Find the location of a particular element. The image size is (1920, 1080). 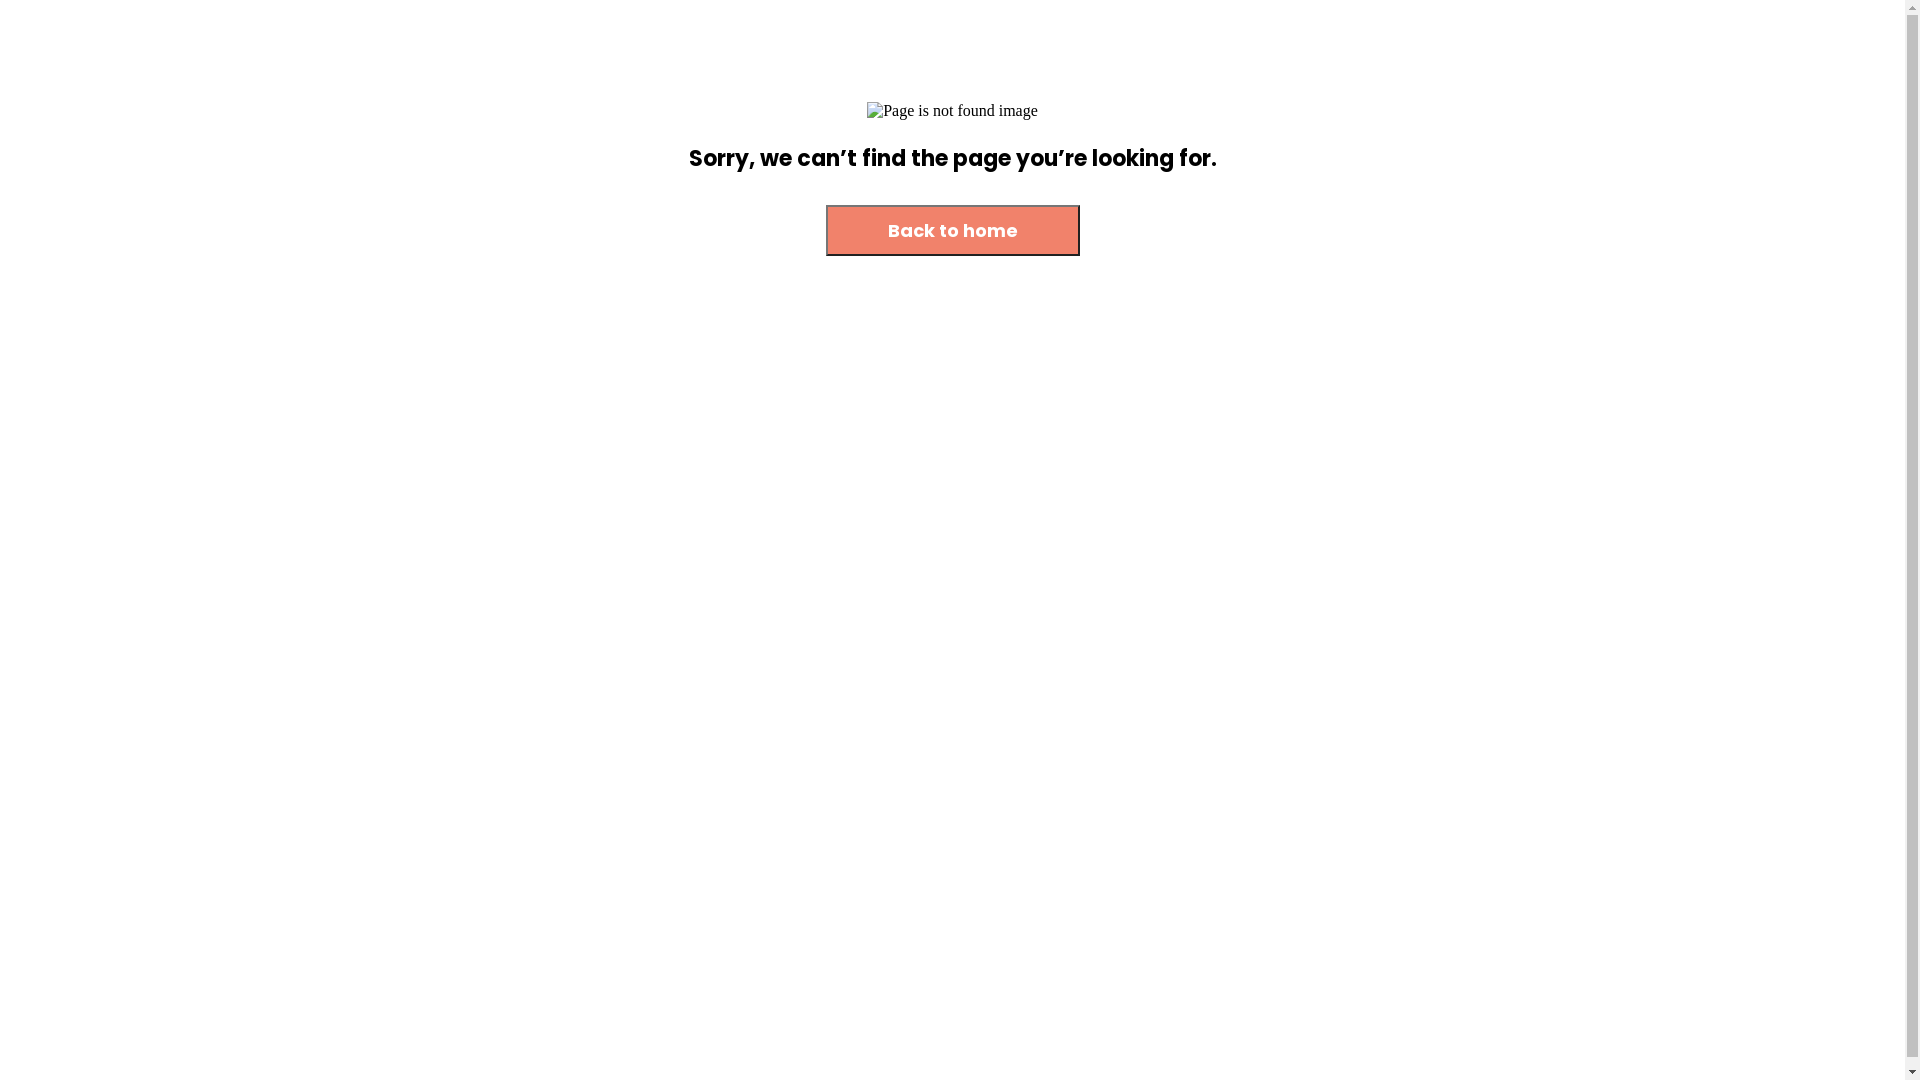

'Back to home' is located at coordinates (952, 229).